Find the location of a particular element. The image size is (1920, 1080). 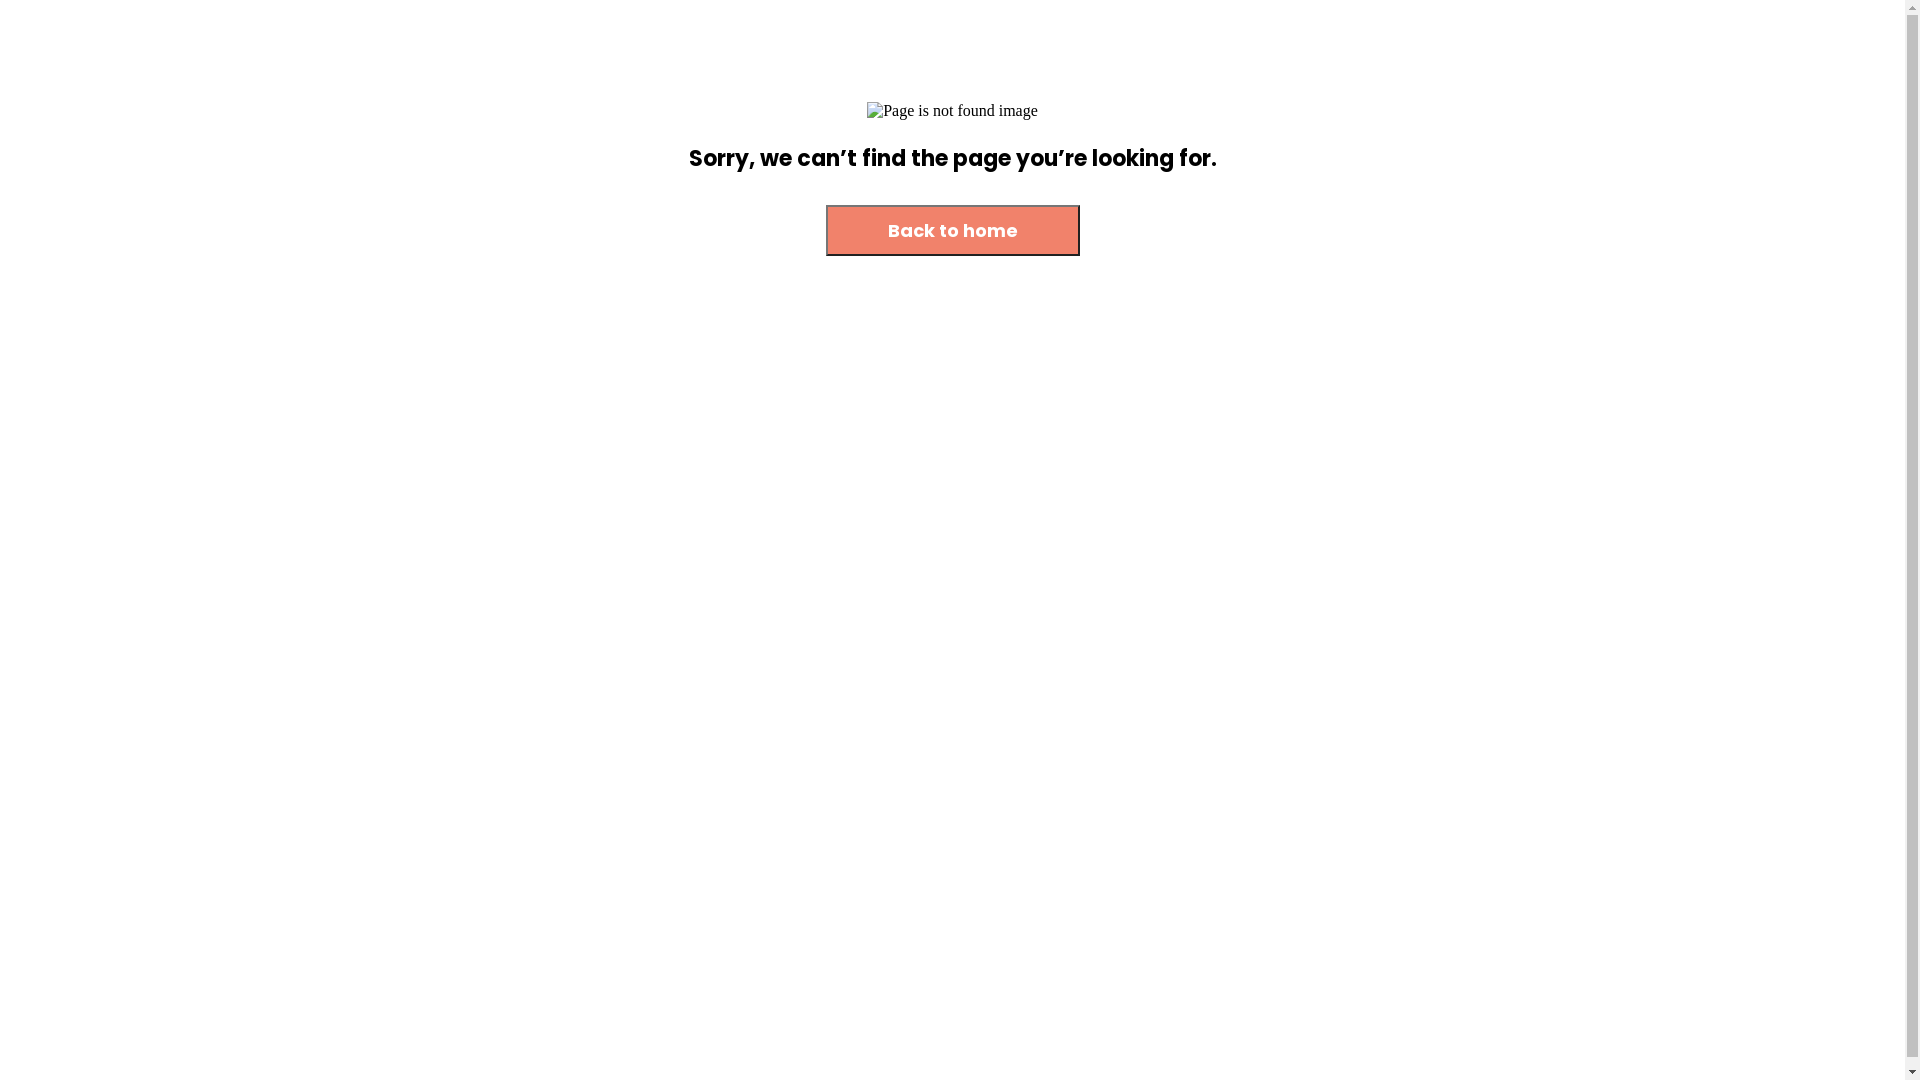

'Back to home' is located at coordinates (952, 229).